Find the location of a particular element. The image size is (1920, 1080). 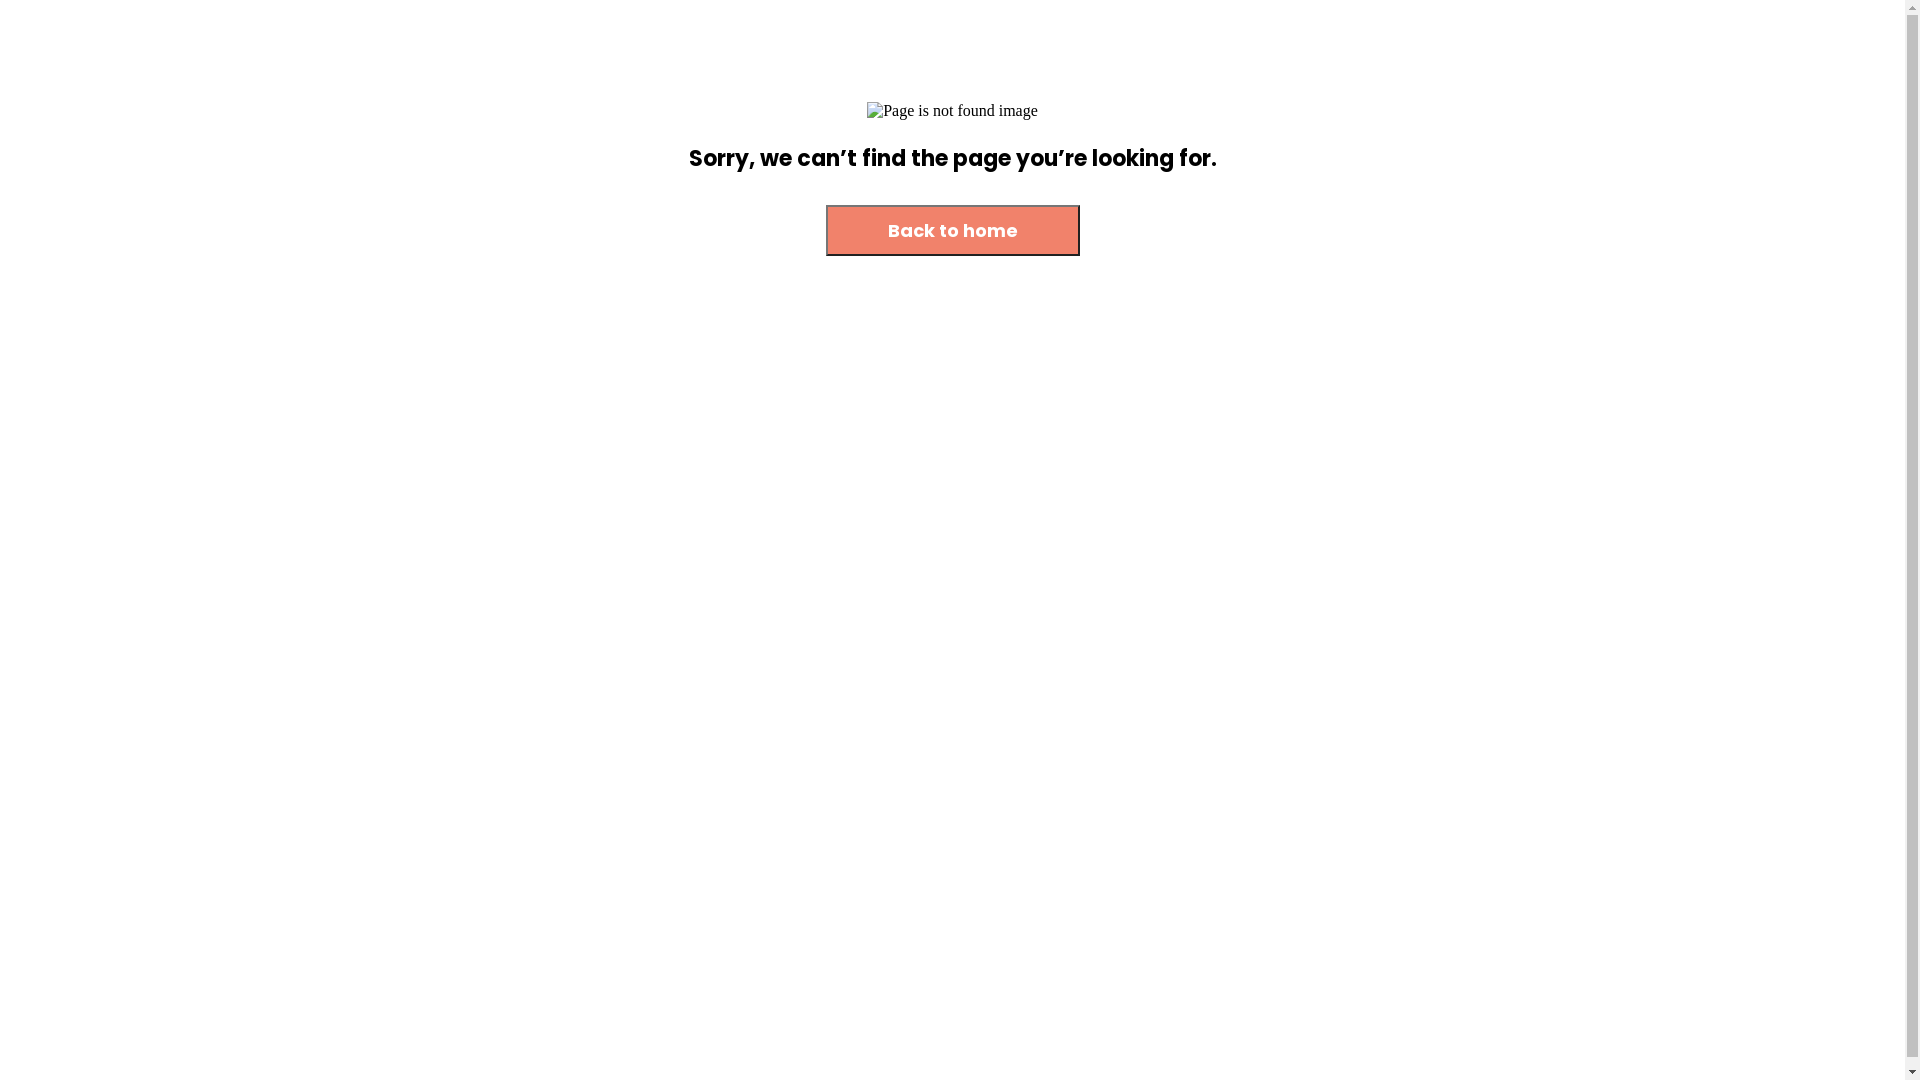

'Back to home' is located at coordinates (952, 229).